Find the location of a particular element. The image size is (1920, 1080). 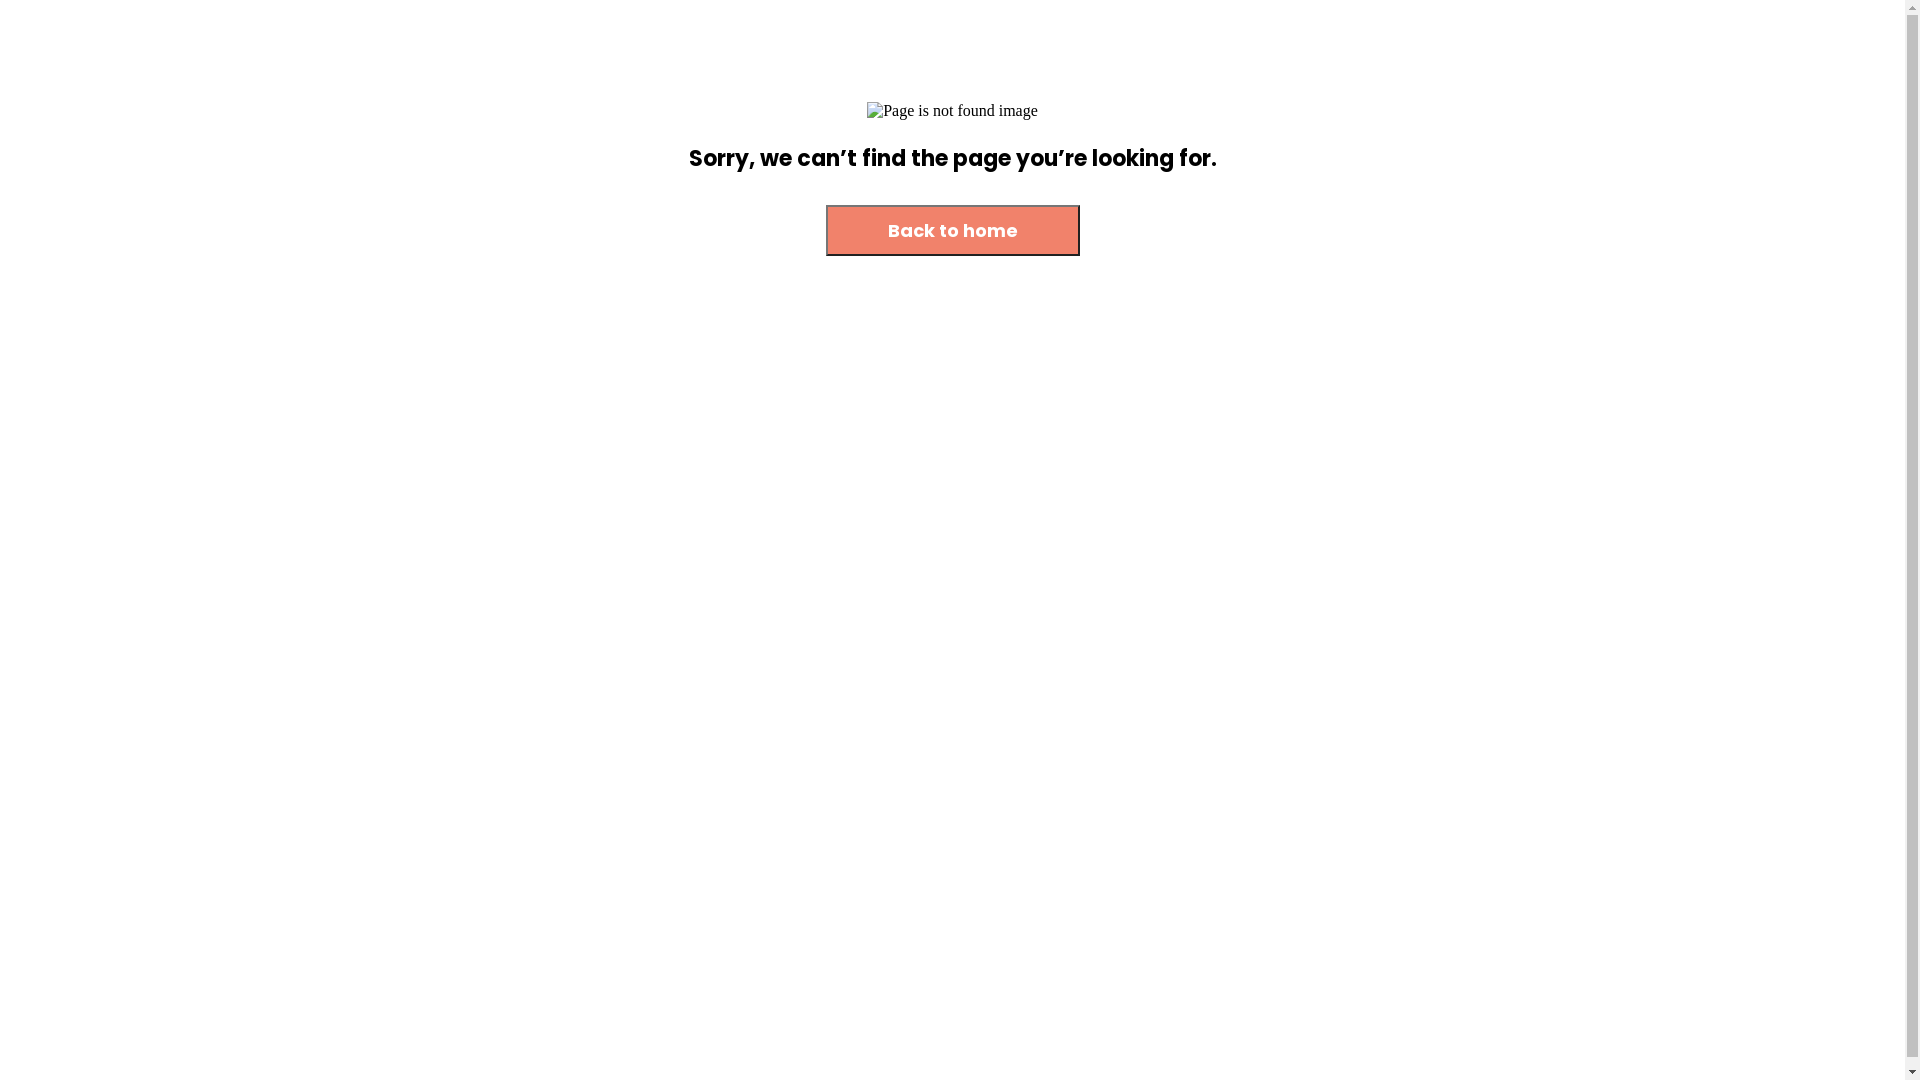

'Back to home' is located at coordinates (952, 229).